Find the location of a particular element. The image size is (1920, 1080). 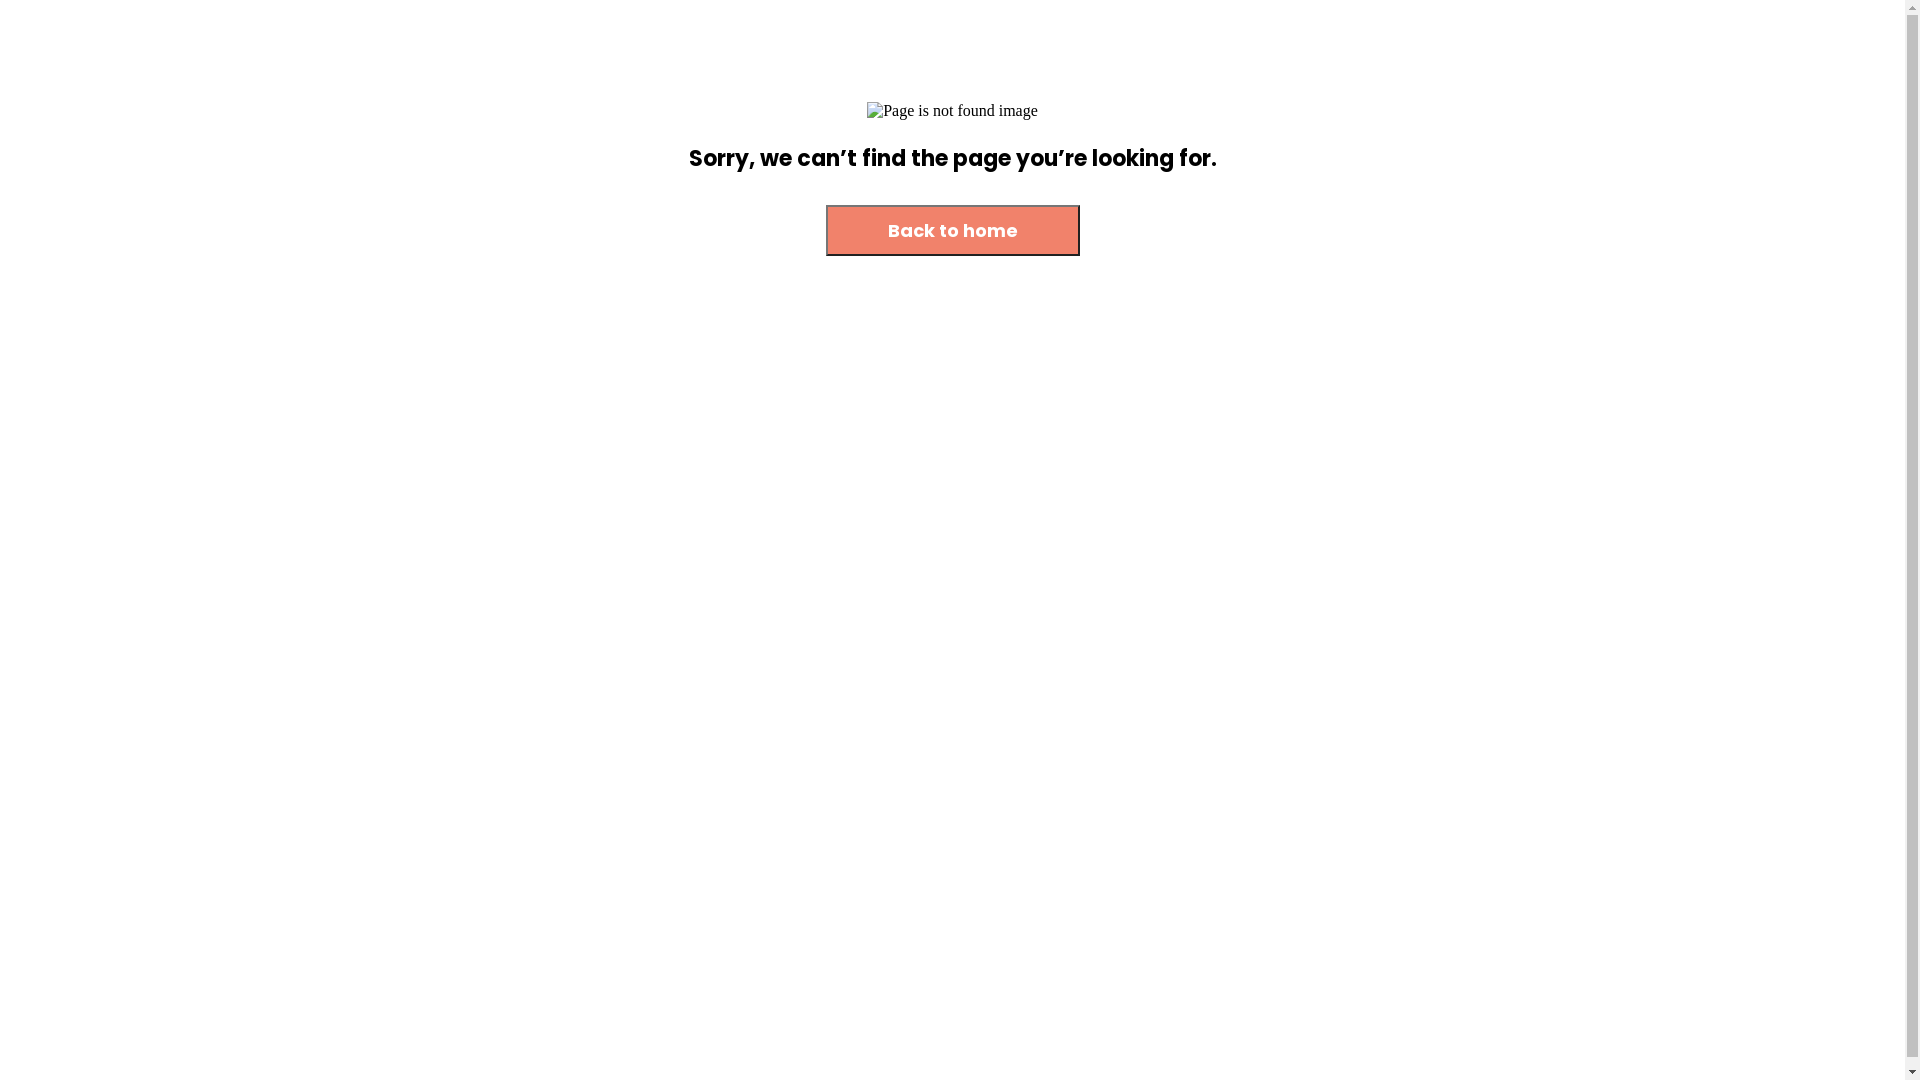

'Back to home' is located at coordinates (952, 229).